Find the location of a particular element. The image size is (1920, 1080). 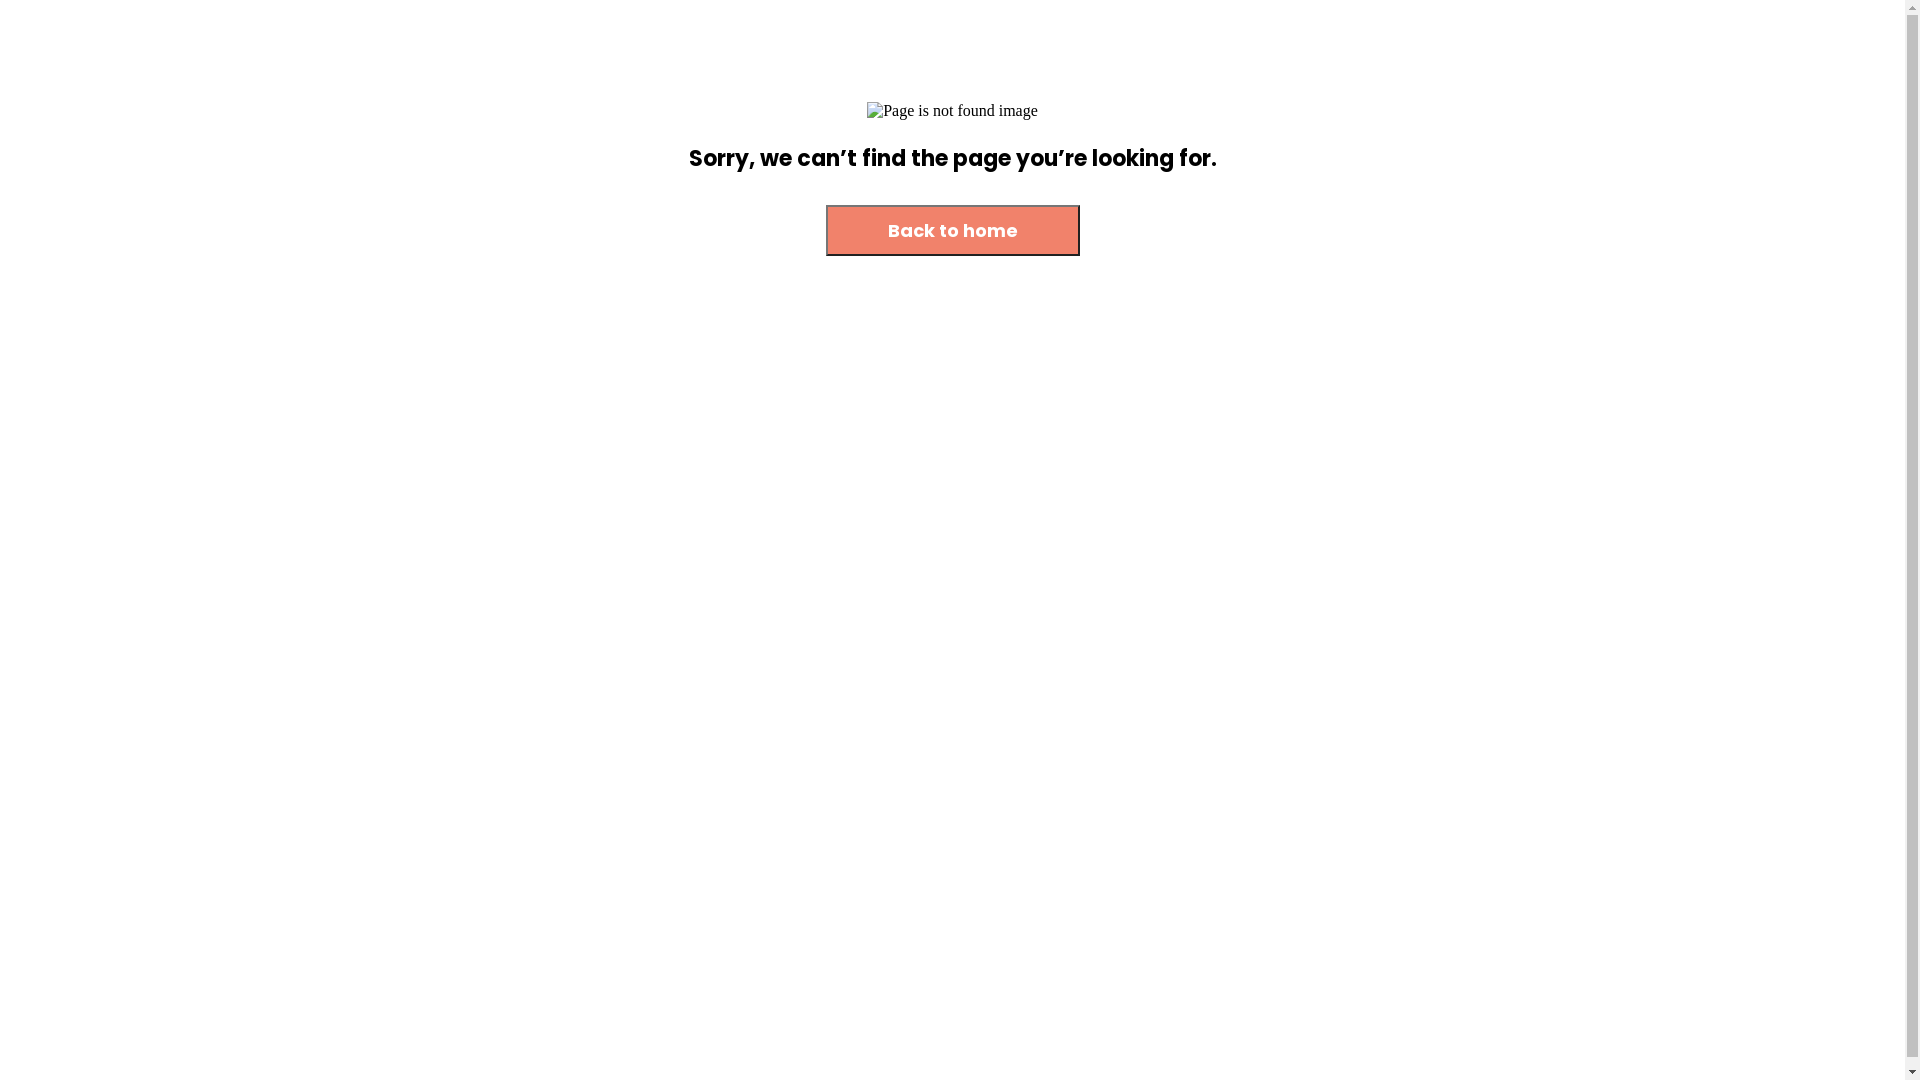

'Back to home' is located at coordinates (952, 229).